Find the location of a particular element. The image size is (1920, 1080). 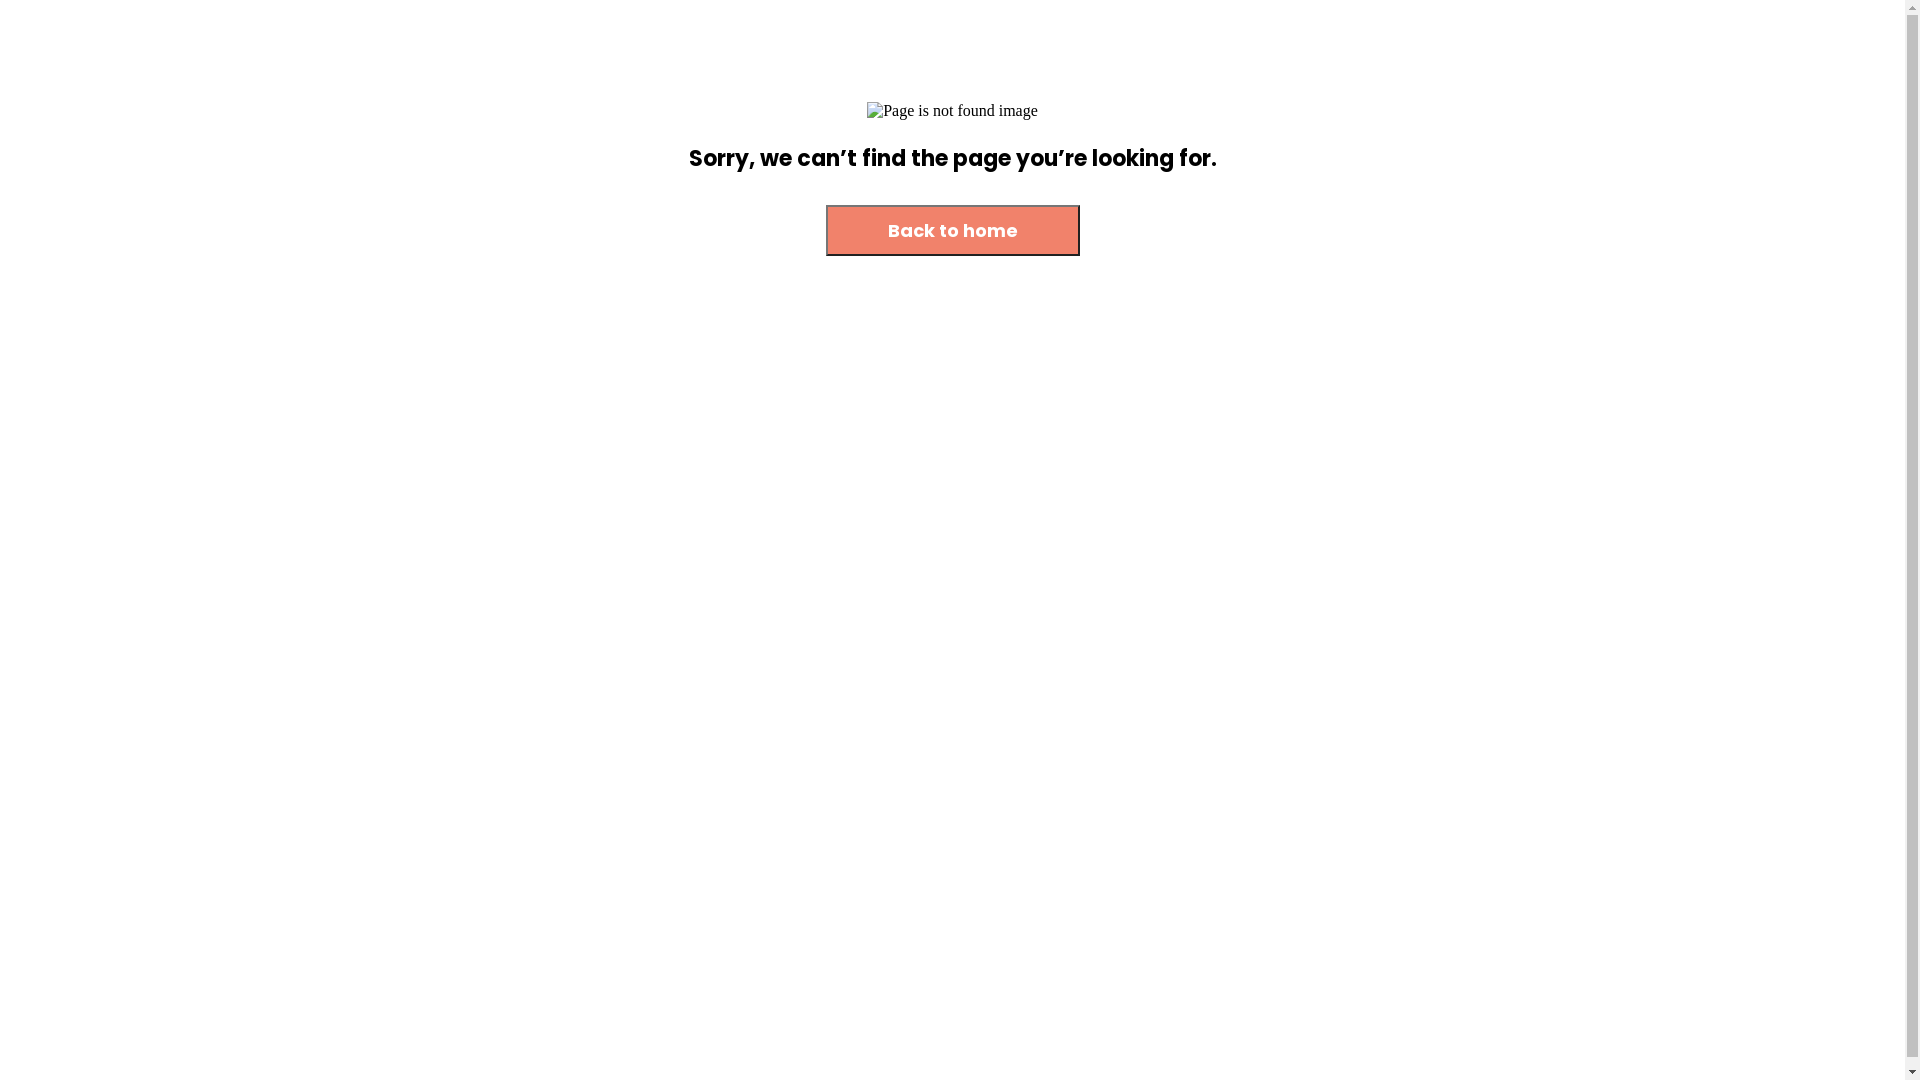

'Back to home' is located at coordinates (952, 229).